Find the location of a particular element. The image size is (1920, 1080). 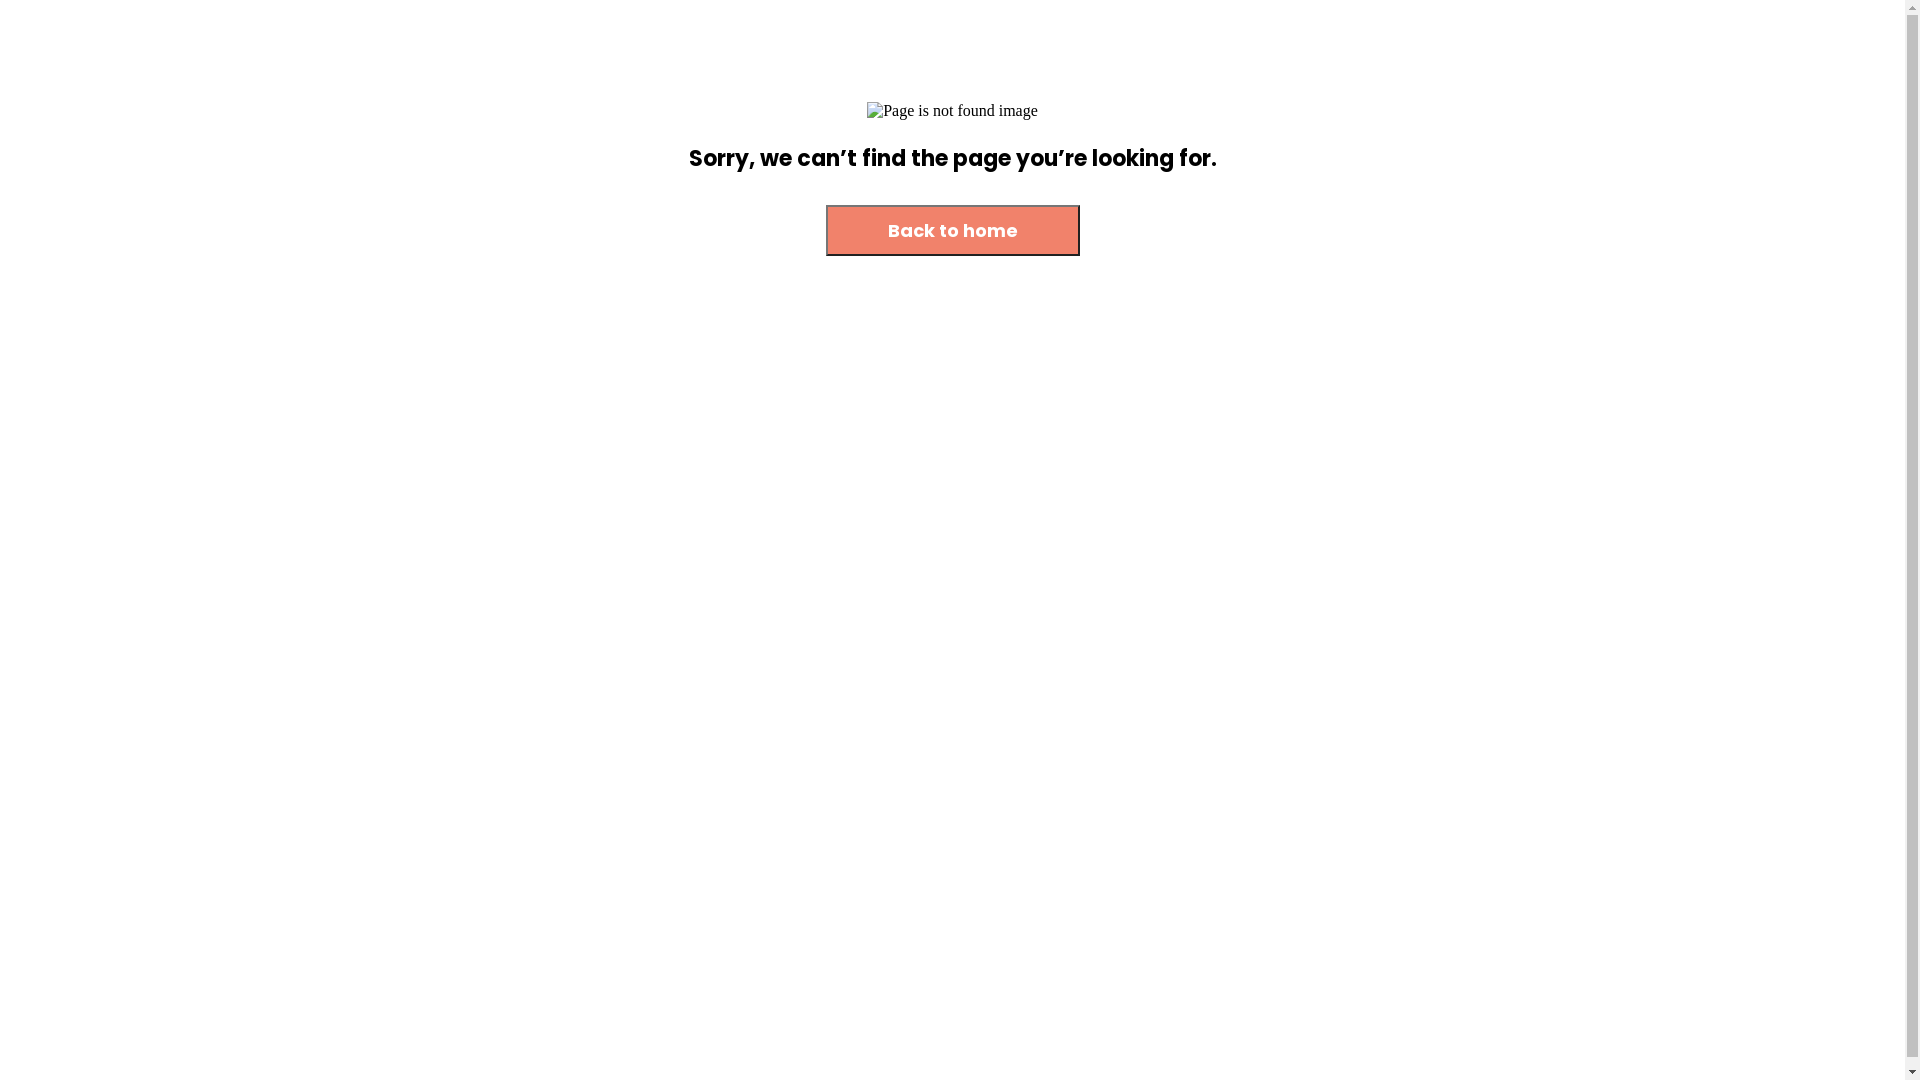

'Back to home' is located at coordinates (952, 229).